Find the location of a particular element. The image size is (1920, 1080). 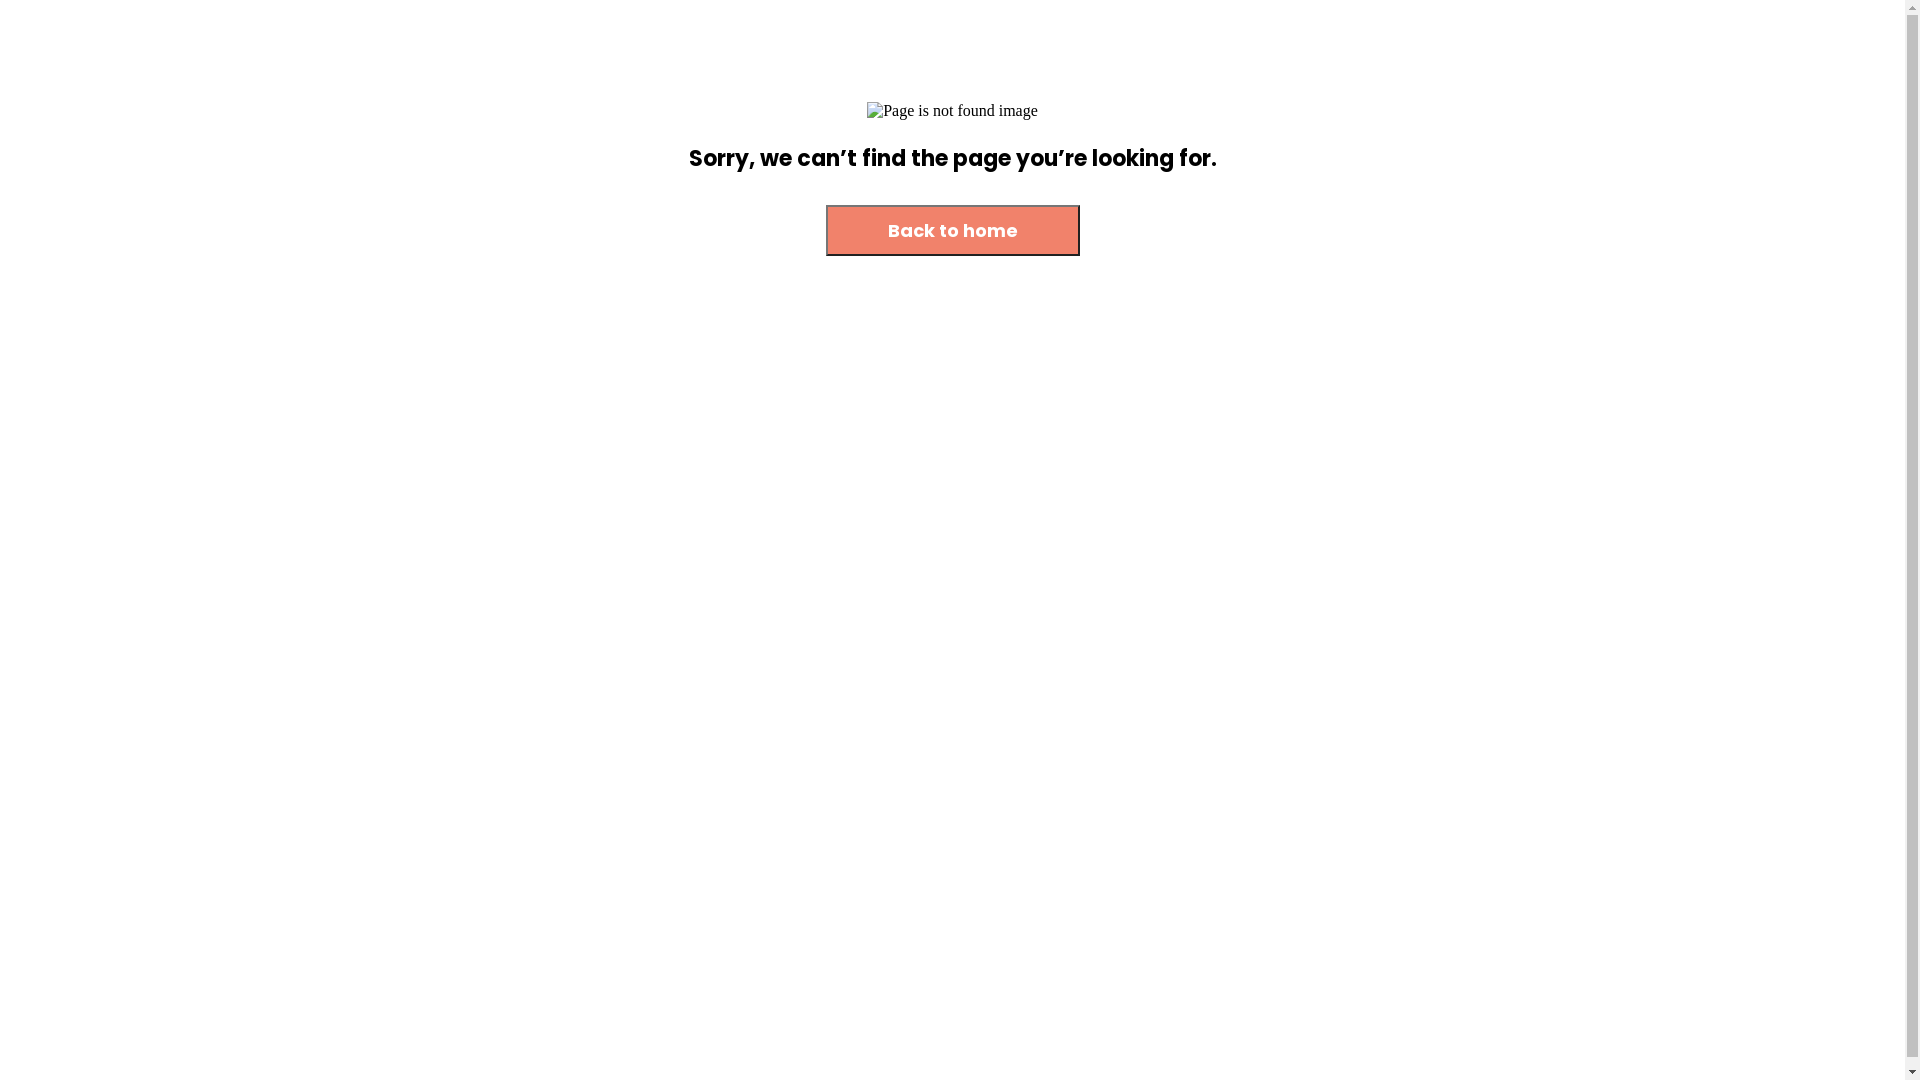

'Back to home' is located at coordinates (952, 229).